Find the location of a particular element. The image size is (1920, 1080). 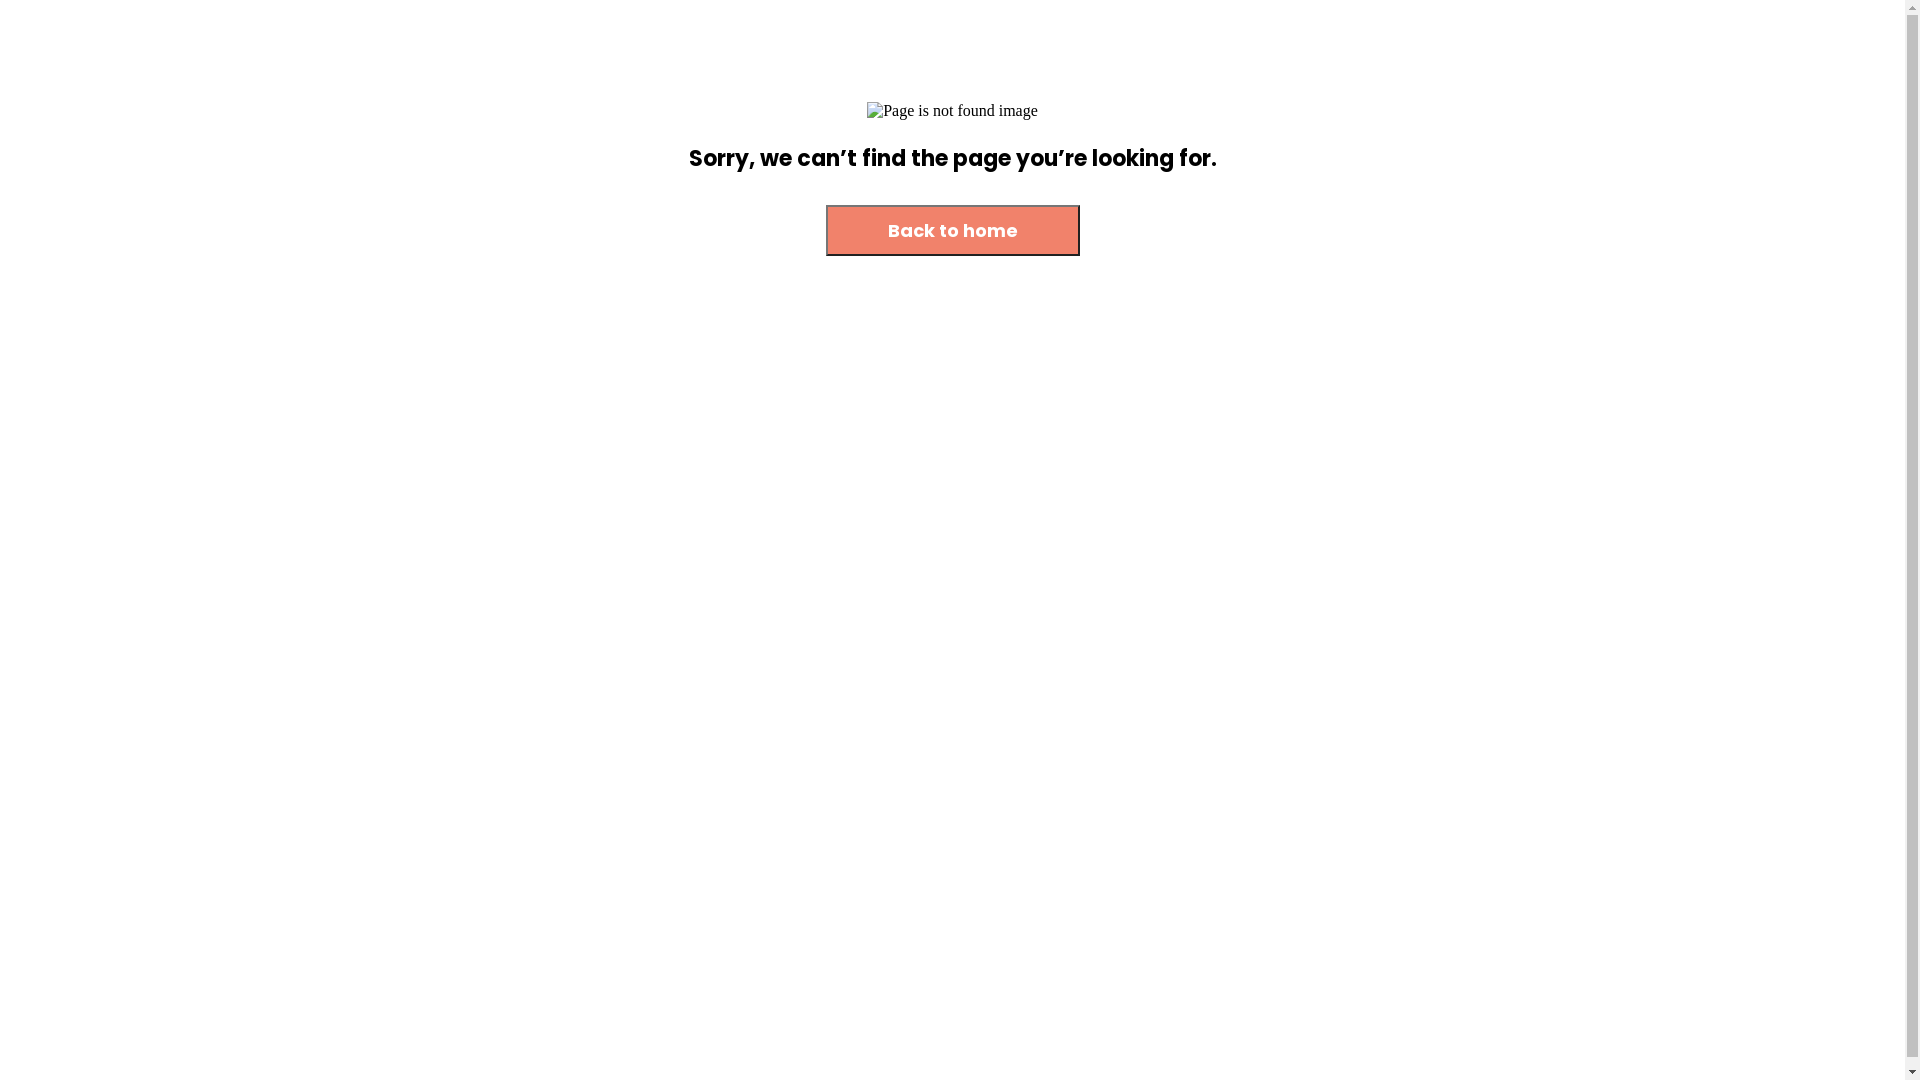

'Back to home' is located at coordinates (952, 229).